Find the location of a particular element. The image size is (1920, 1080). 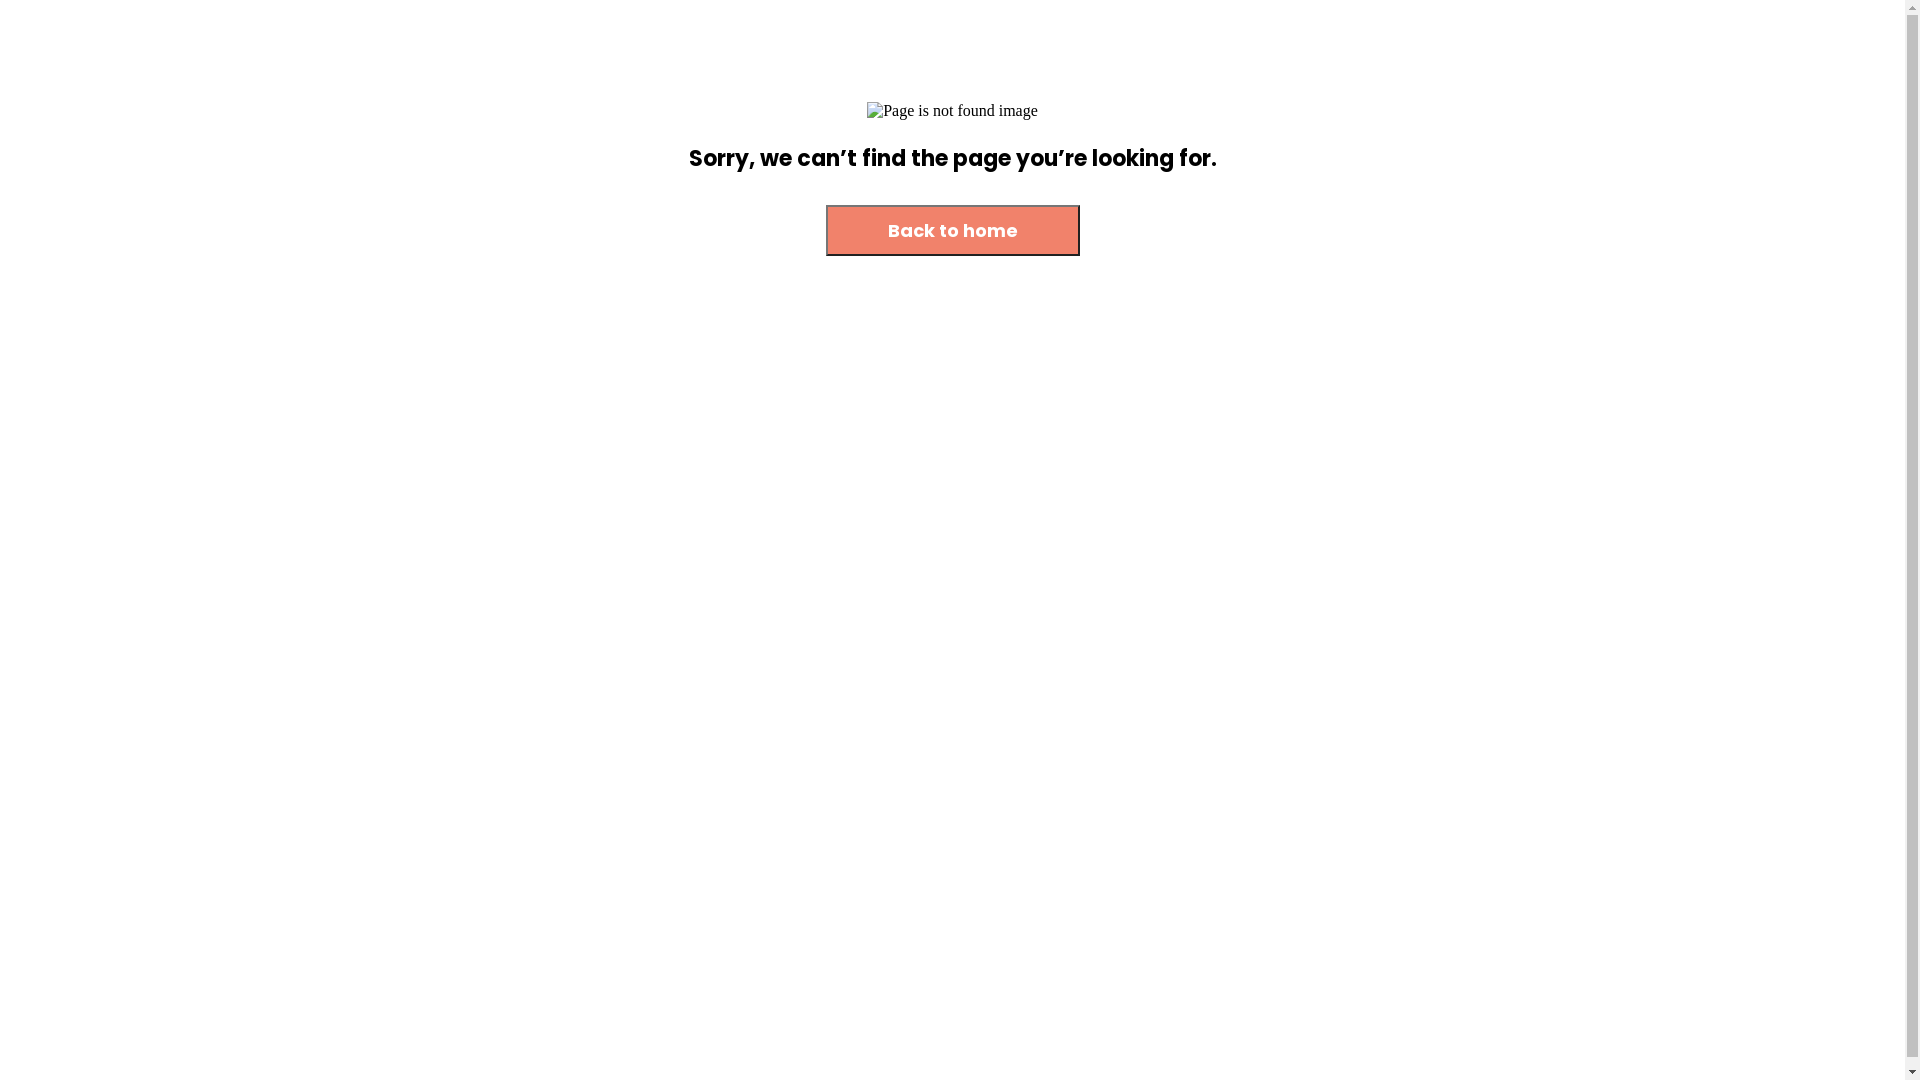

'Back to home' is located at coordinates (952, 229).